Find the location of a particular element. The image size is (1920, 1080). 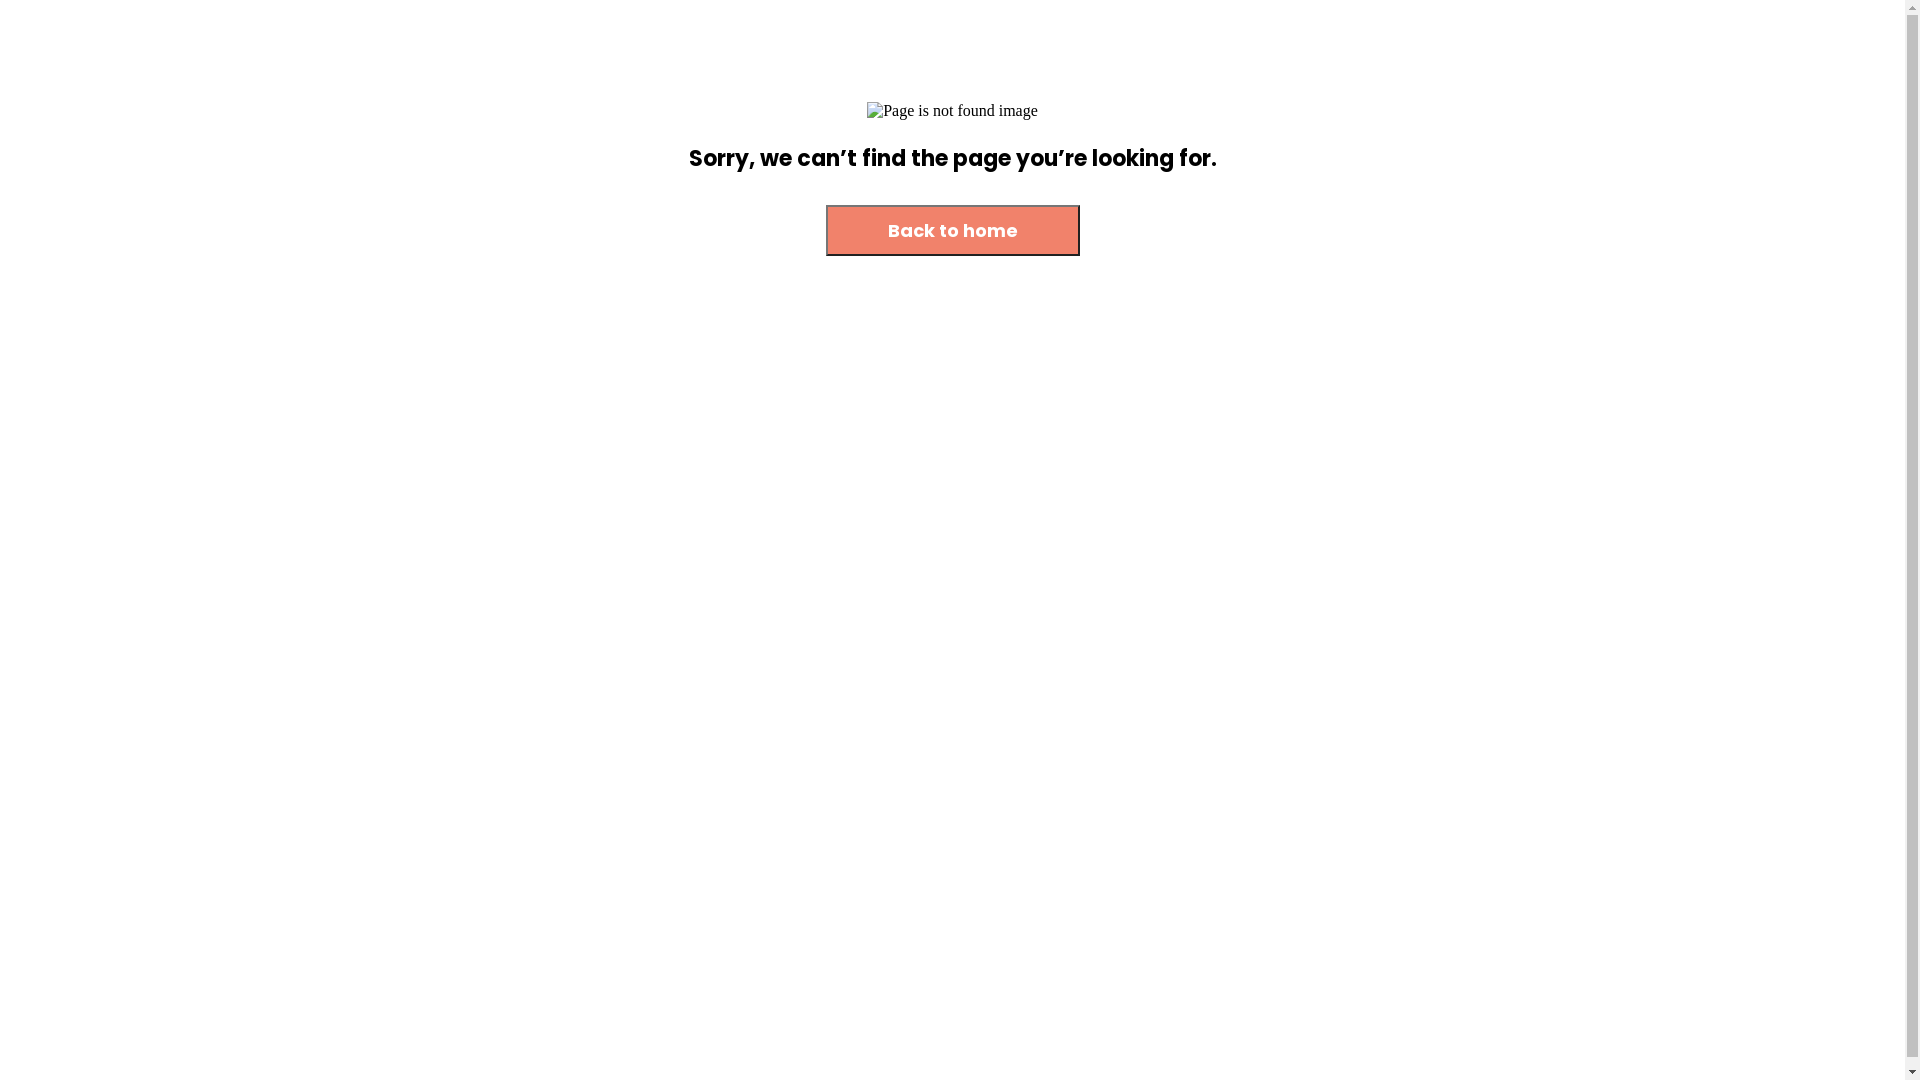

'Back to home' is located at coordinates (952, 229).